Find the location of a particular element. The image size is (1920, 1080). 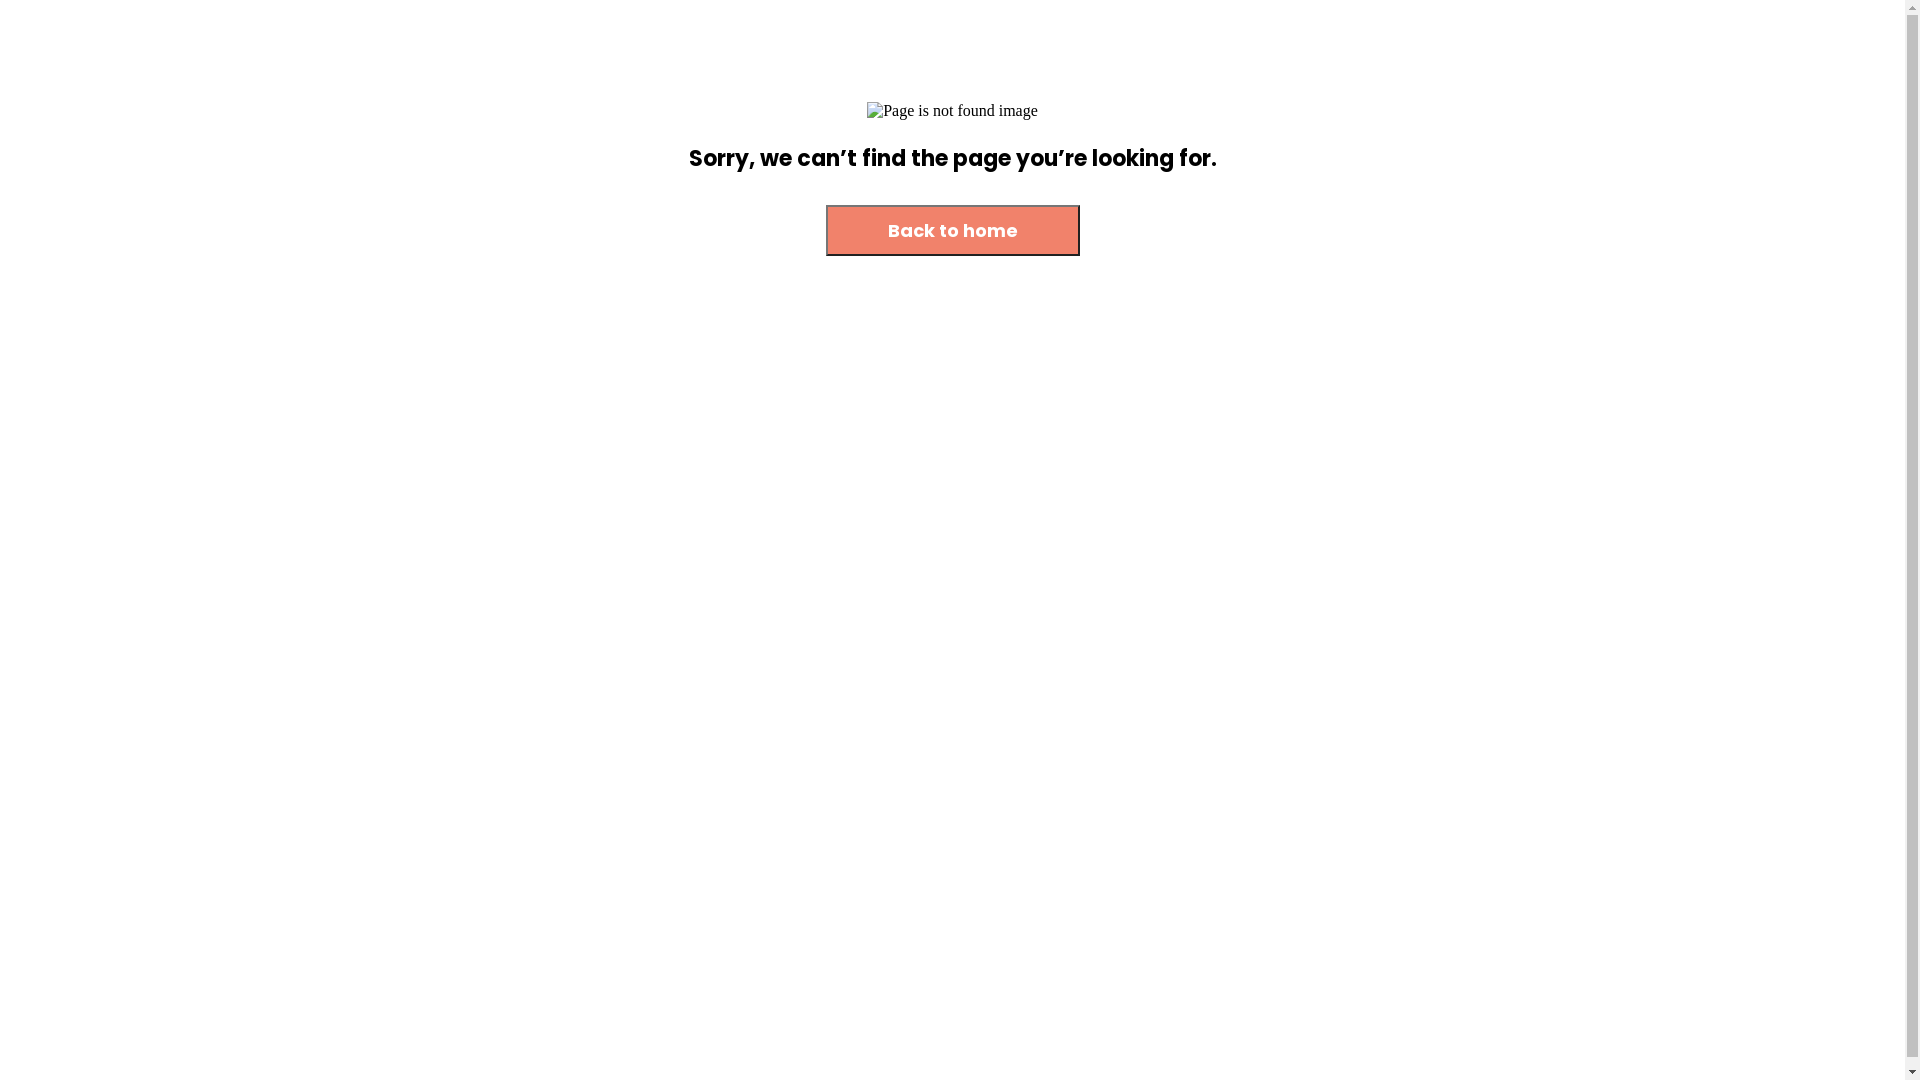

'Back to home' is located at coordinates (952, 229).